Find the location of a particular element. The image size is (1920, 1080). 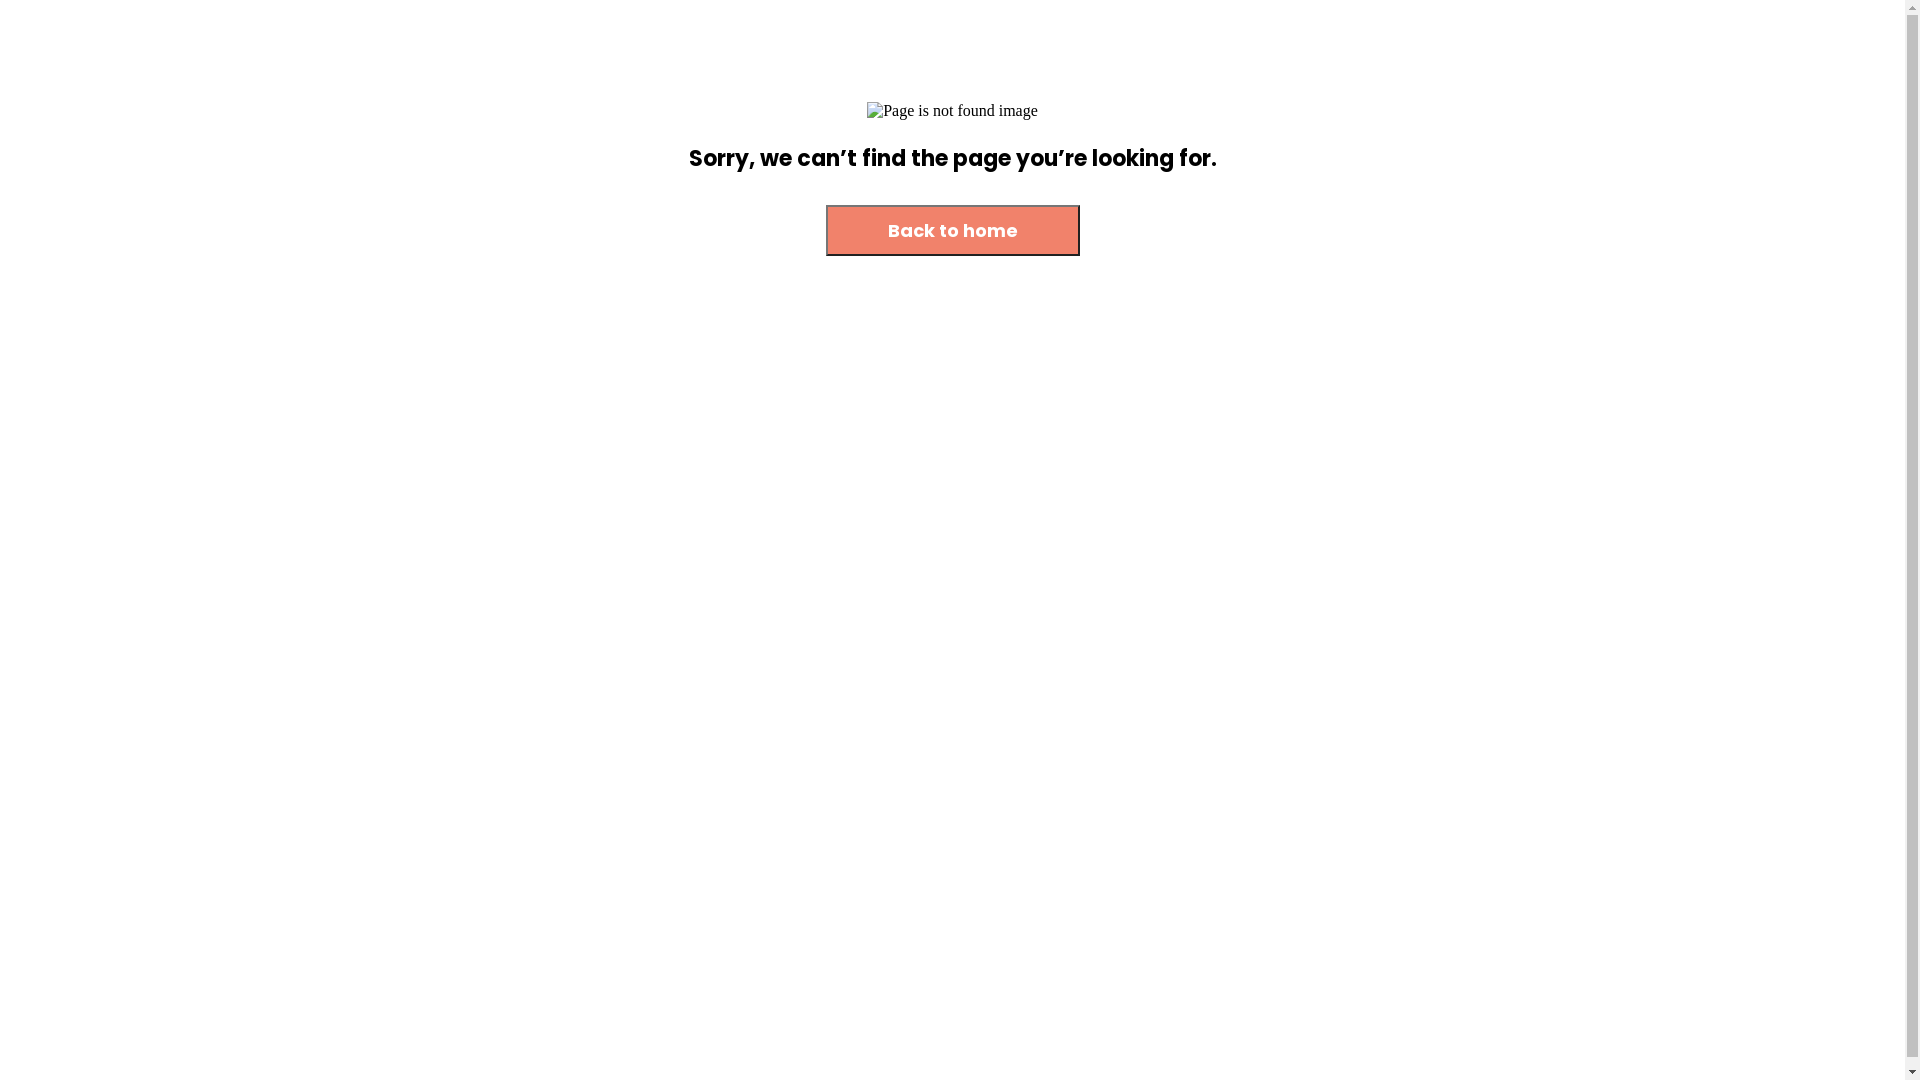

'Back to home' is located at coordinates (952, 229).